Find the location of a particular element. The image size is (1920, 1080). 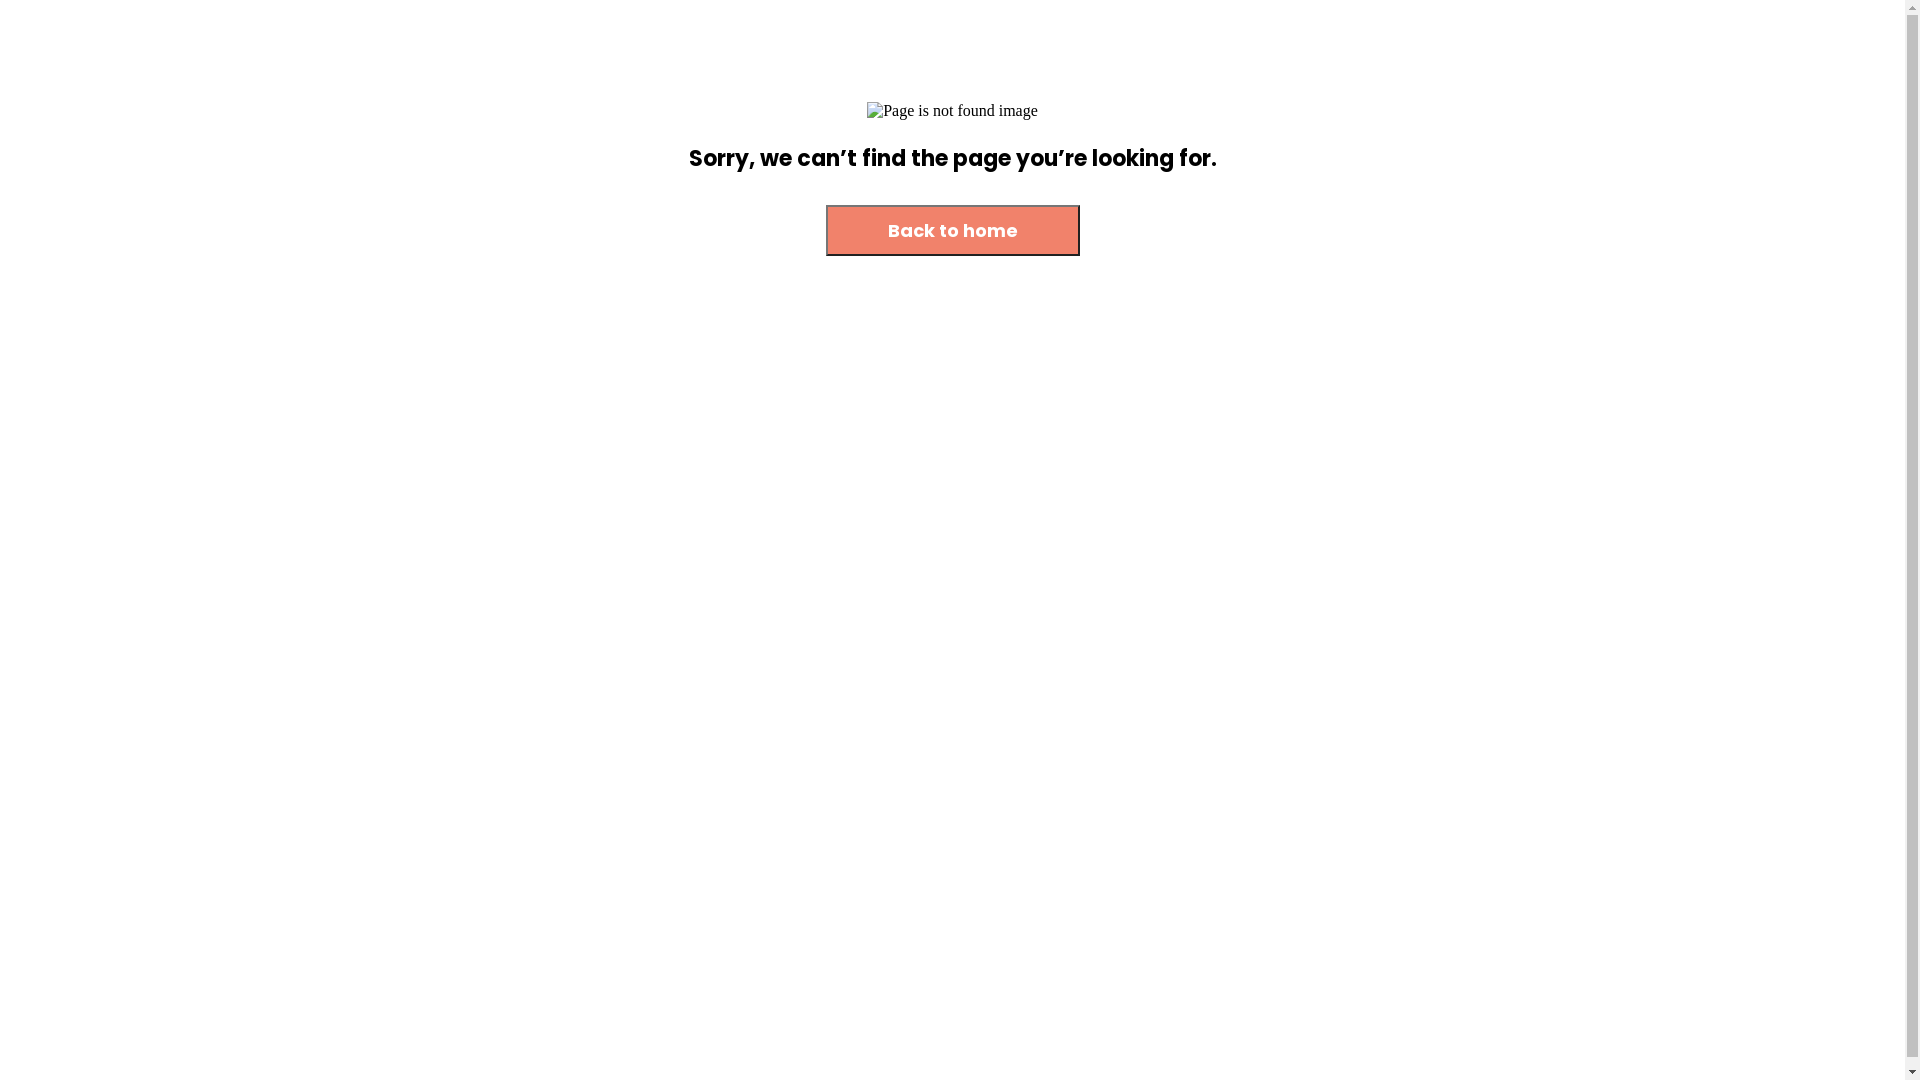

'Back to home' is located at coordinates (952, 229).